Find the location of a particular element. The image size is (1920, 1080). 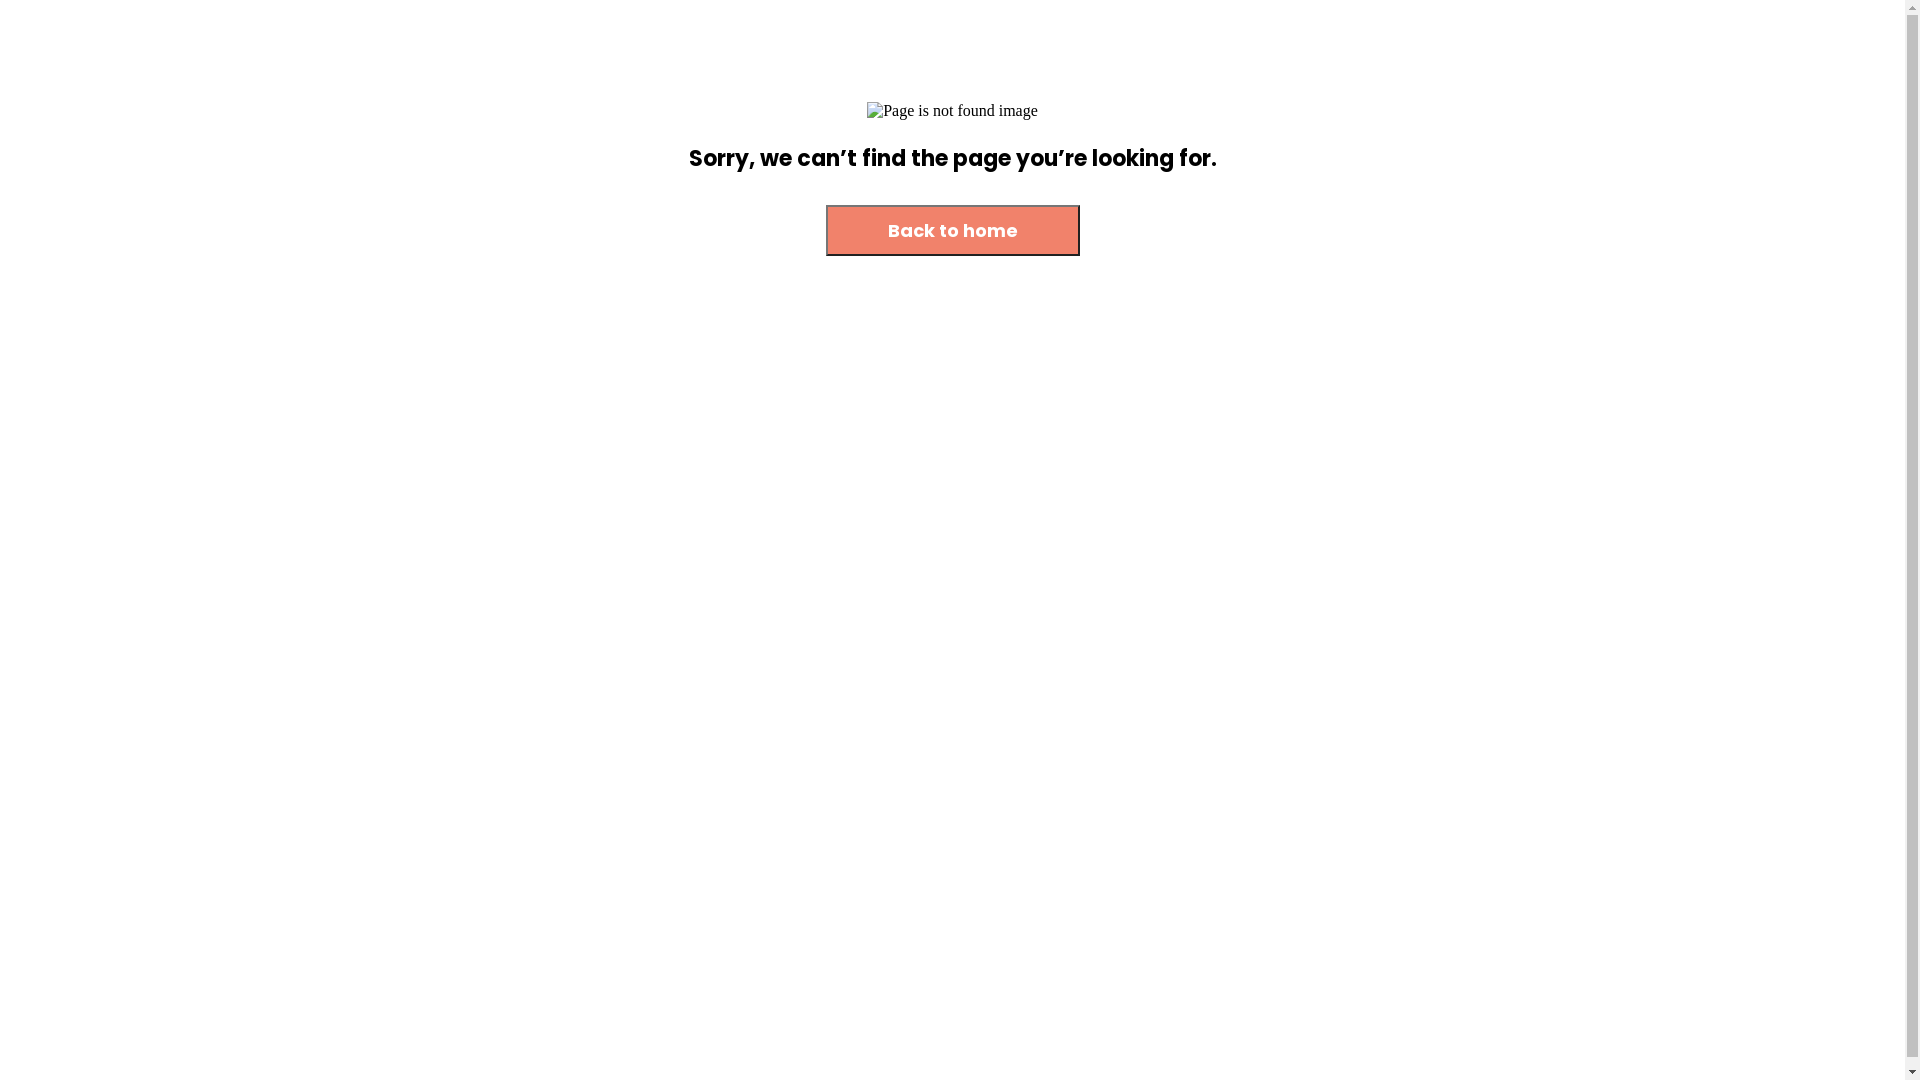

'Back to home' is located at coordinates (952, 229).